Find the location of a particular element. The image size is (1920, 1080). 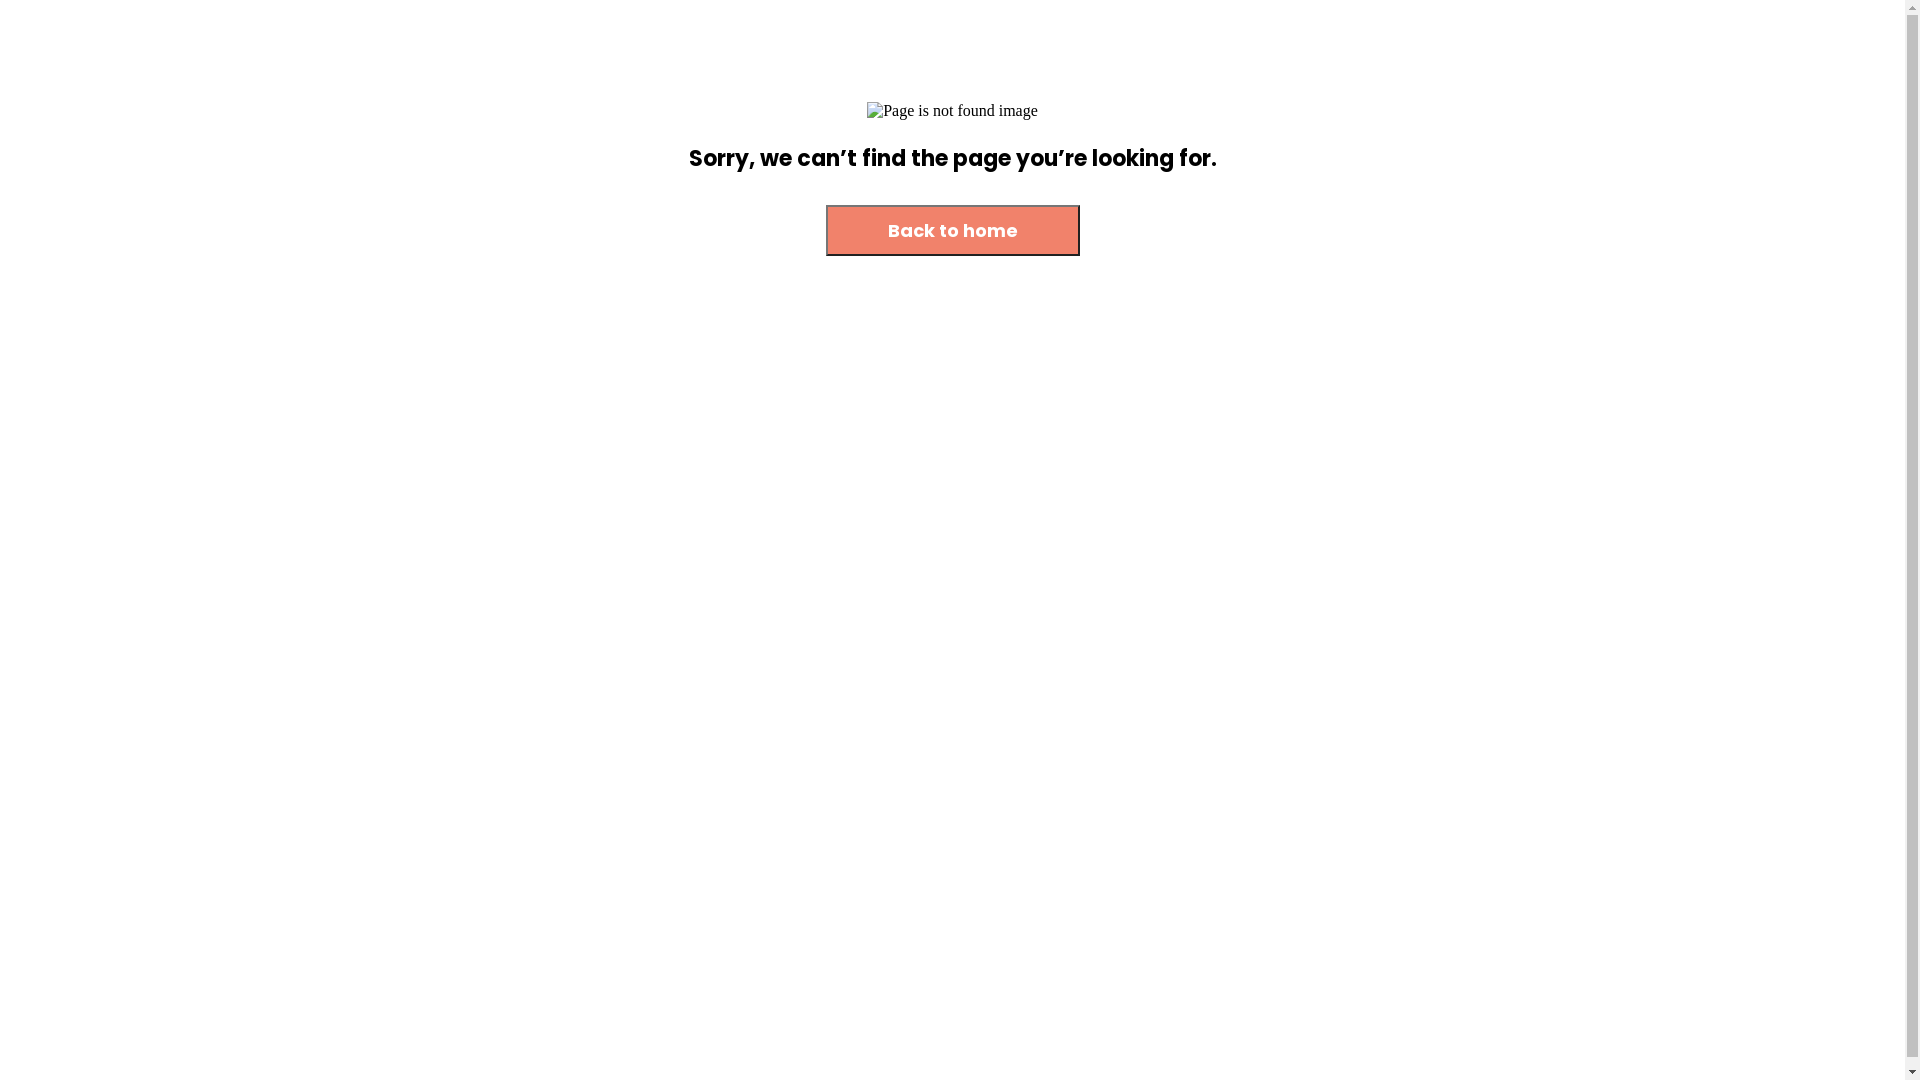

'Back to home' is located at coordinates (952, 229).